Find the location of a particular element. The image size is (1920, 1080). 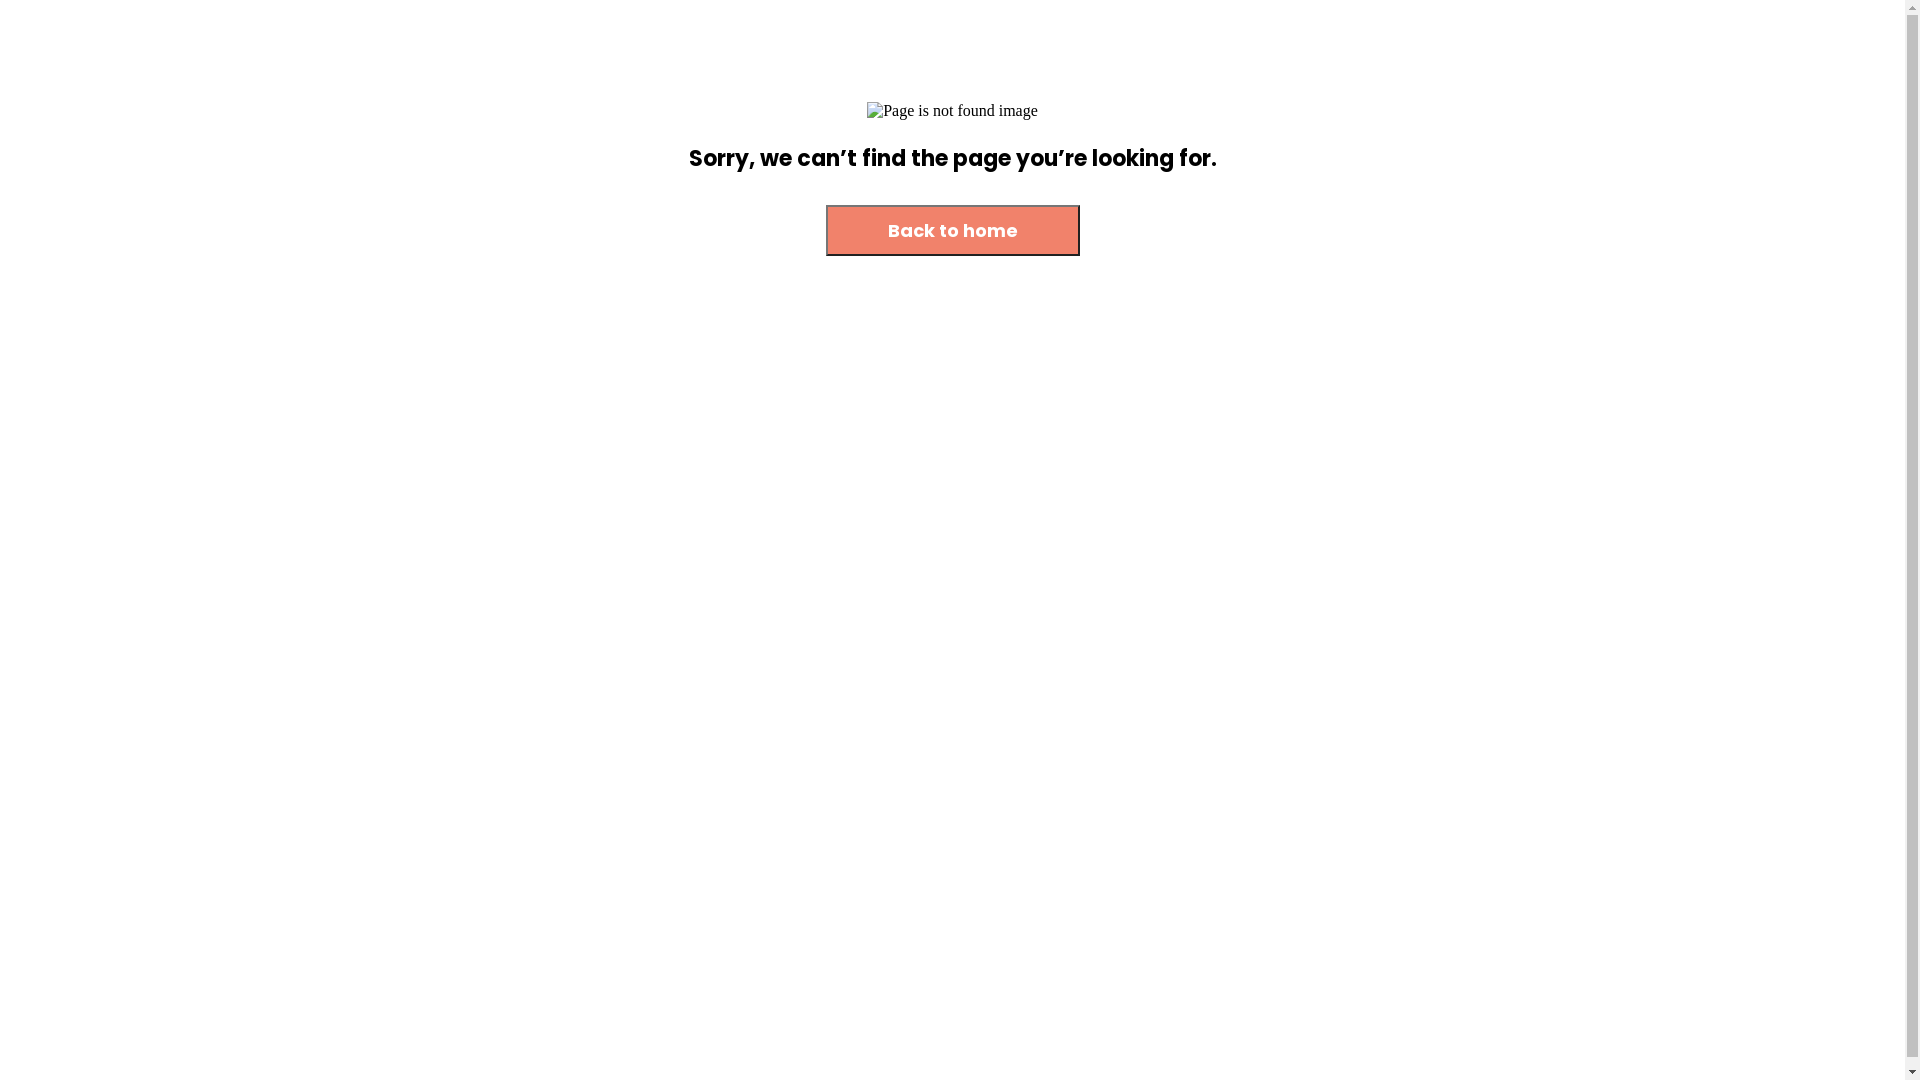

'Back to home' is located at coordinates (952, 229).